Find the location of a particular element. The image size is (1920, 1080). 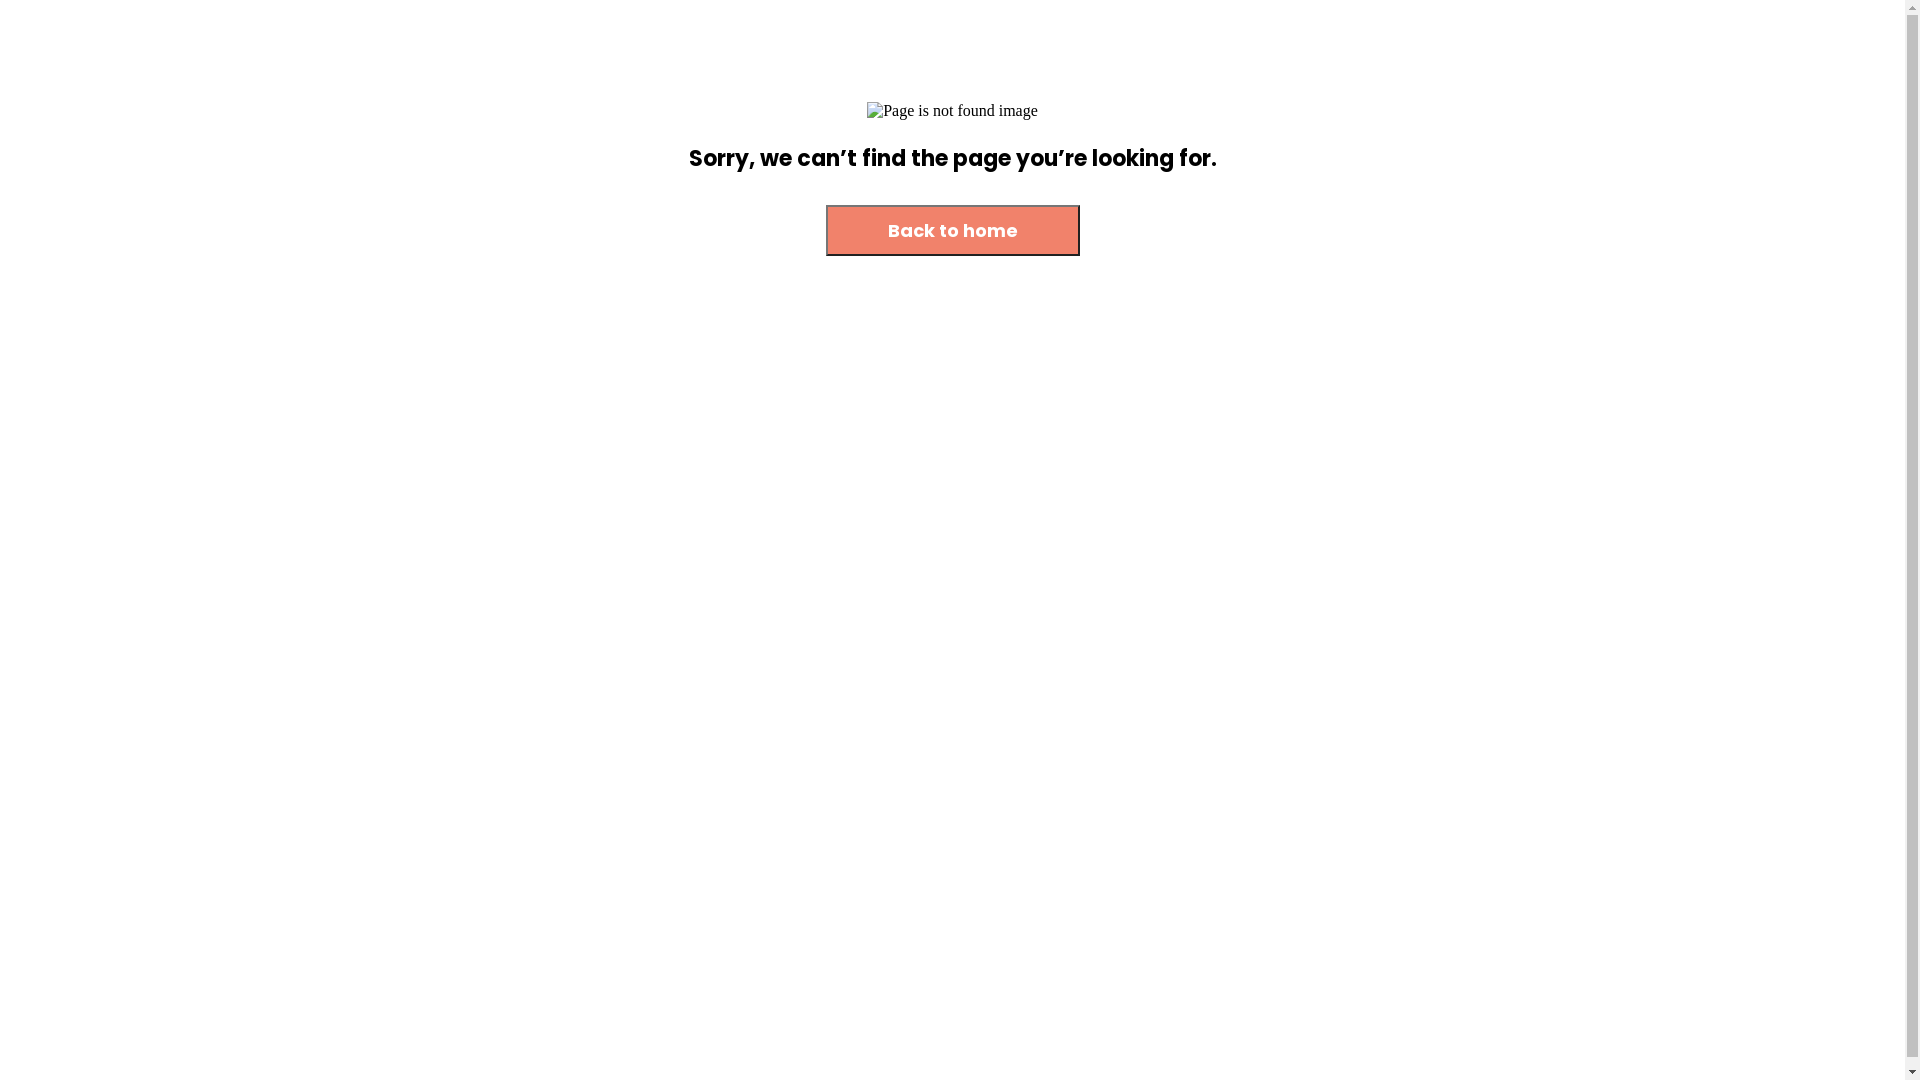

'Back to home' is located at coordinates (952, 229).